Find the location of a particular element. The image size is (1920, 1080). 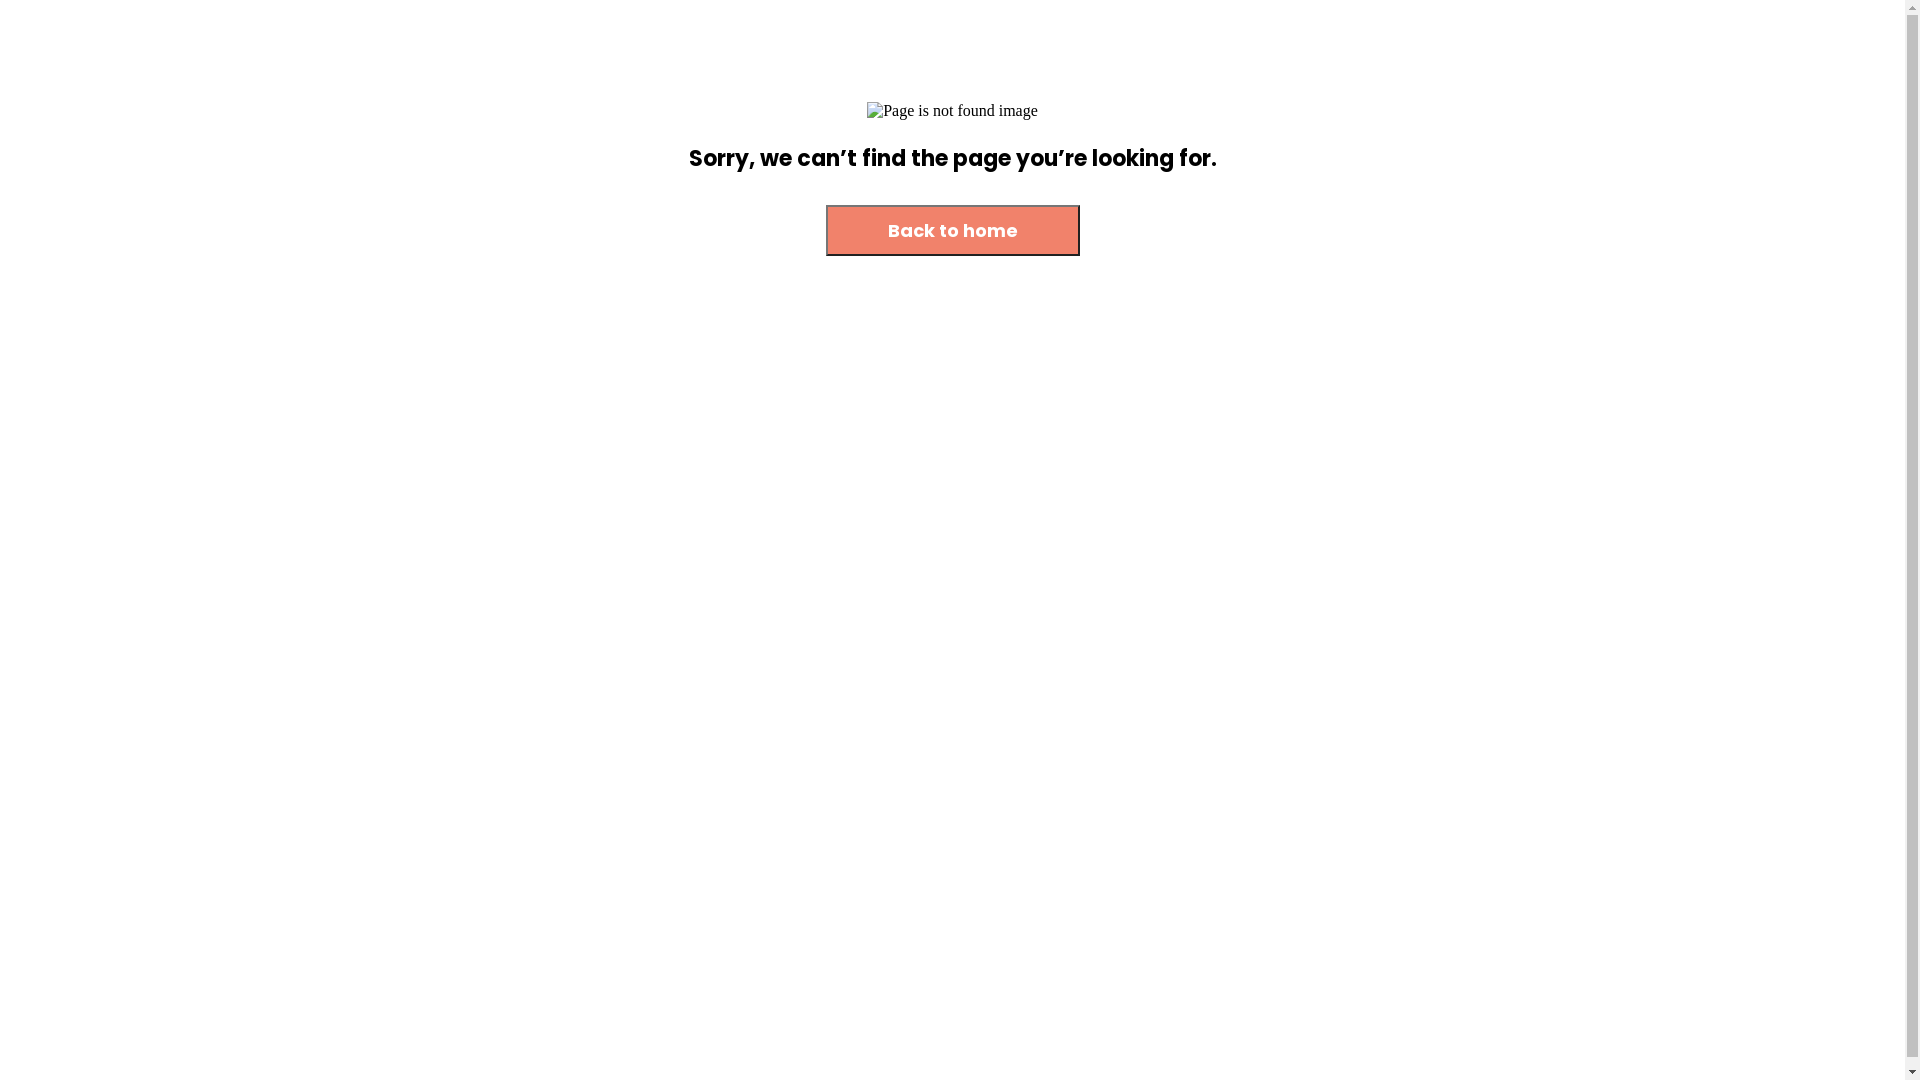

'Back to home' is located at coordinates (952, 229).